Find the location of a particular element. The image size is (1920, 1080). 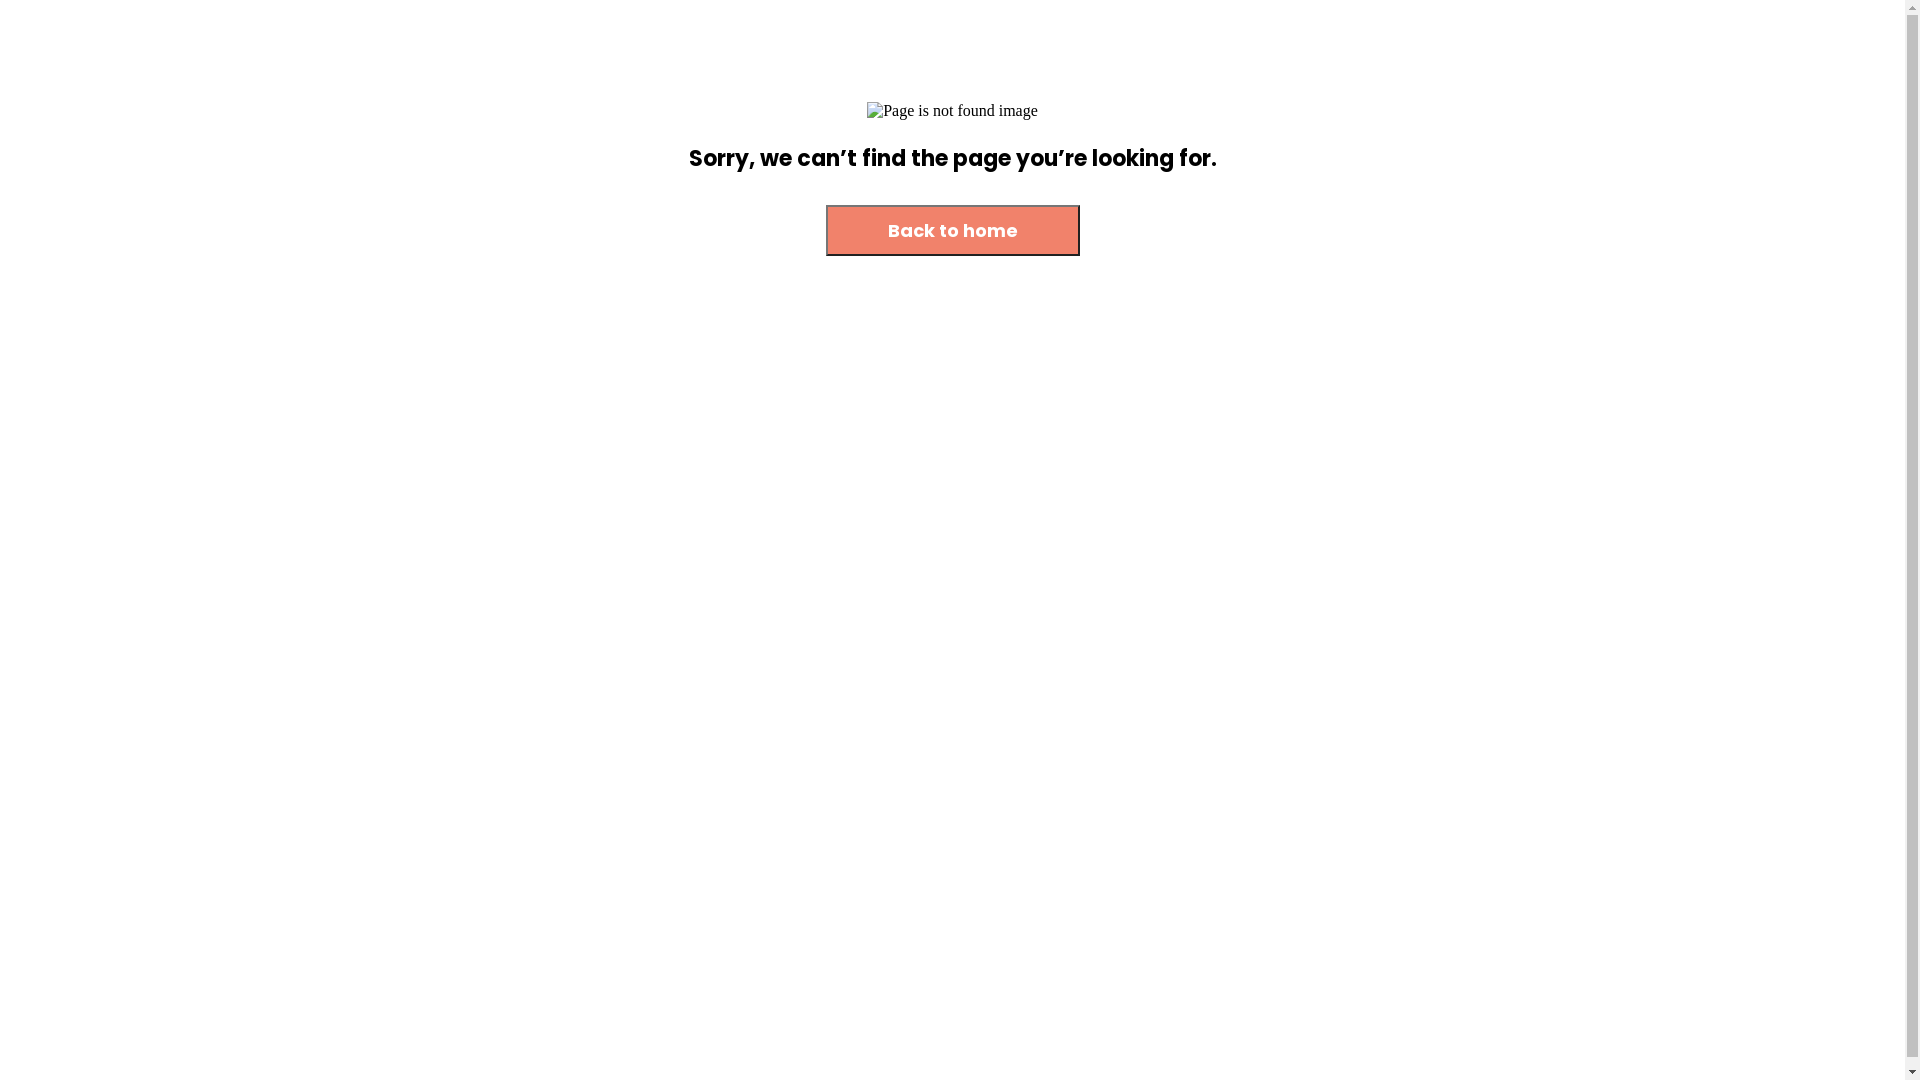

'Back to home' is located at coordinates (952, 229).